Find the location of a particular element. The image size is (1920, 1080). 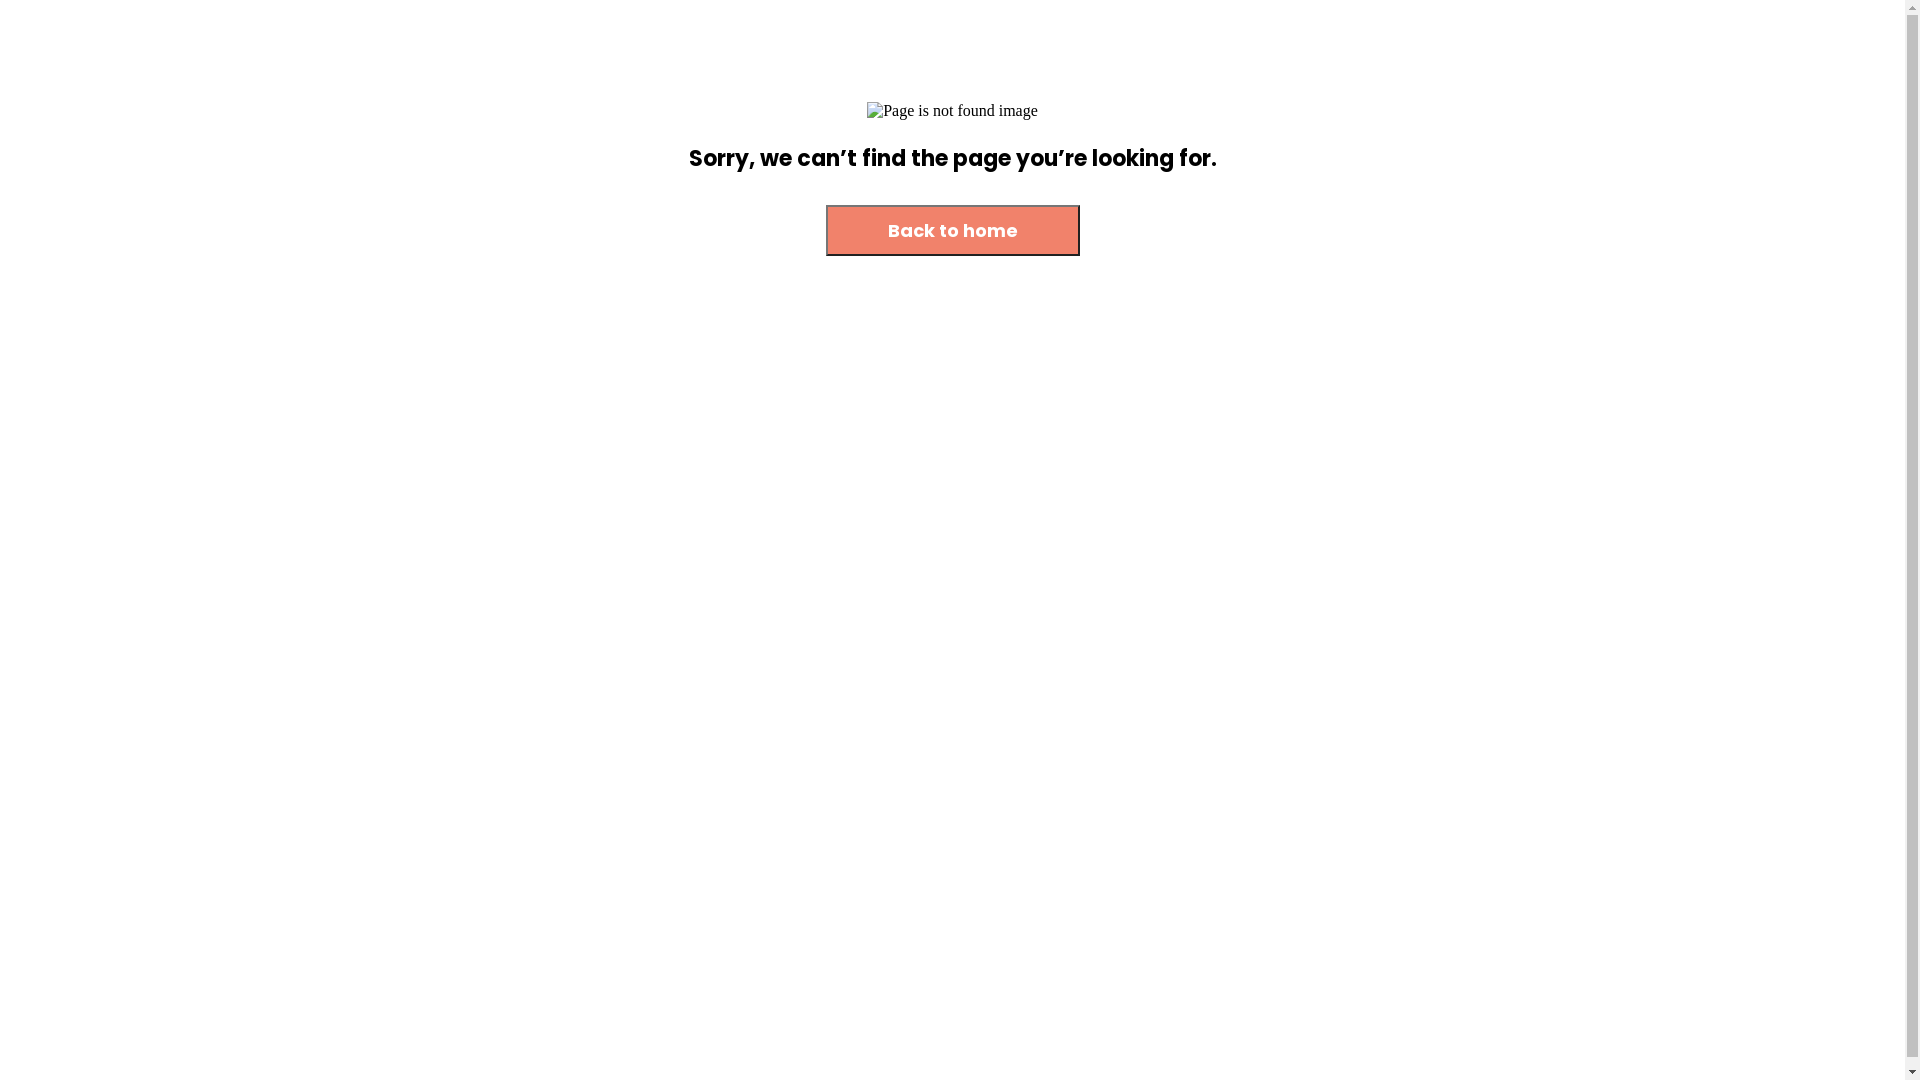

'Back to home' is located at coordinates (952, 229).